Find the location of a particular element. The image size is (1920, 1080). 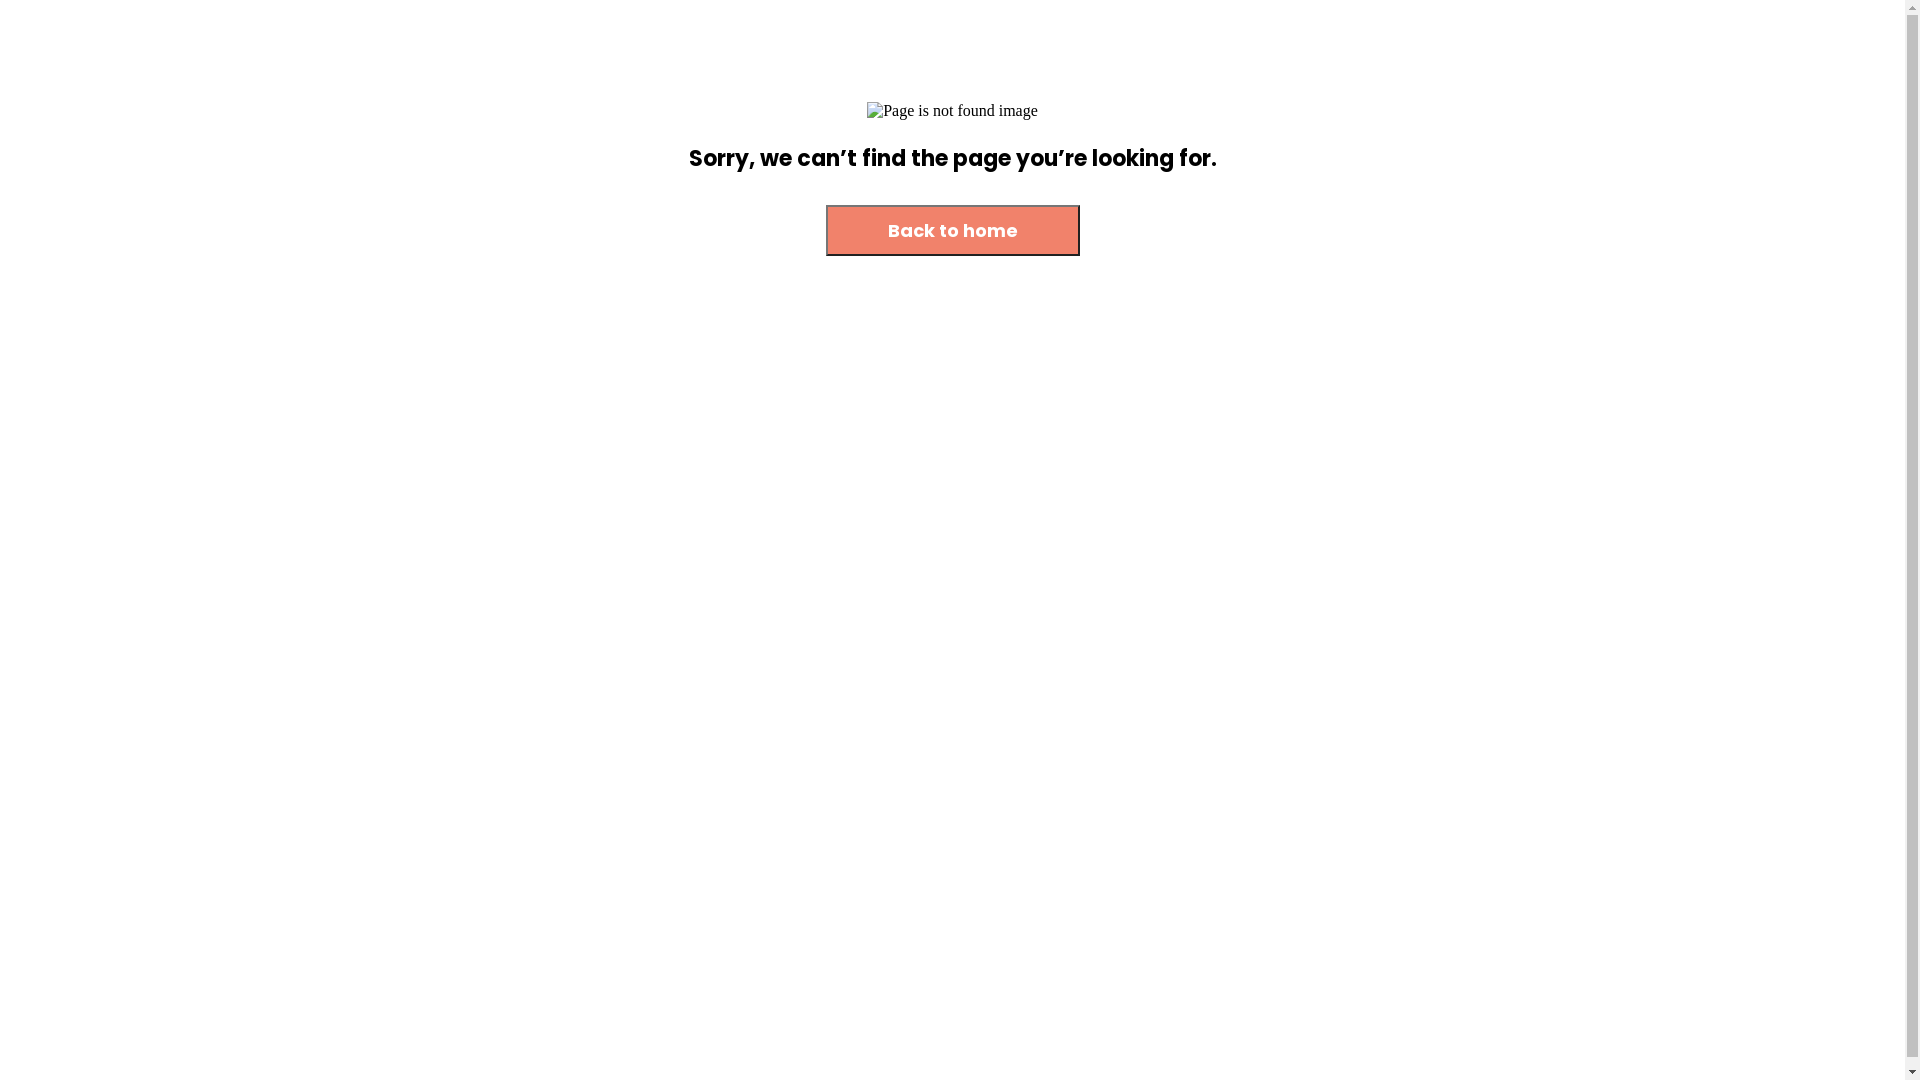

'Back to home' is located at coordinates (952, 229).